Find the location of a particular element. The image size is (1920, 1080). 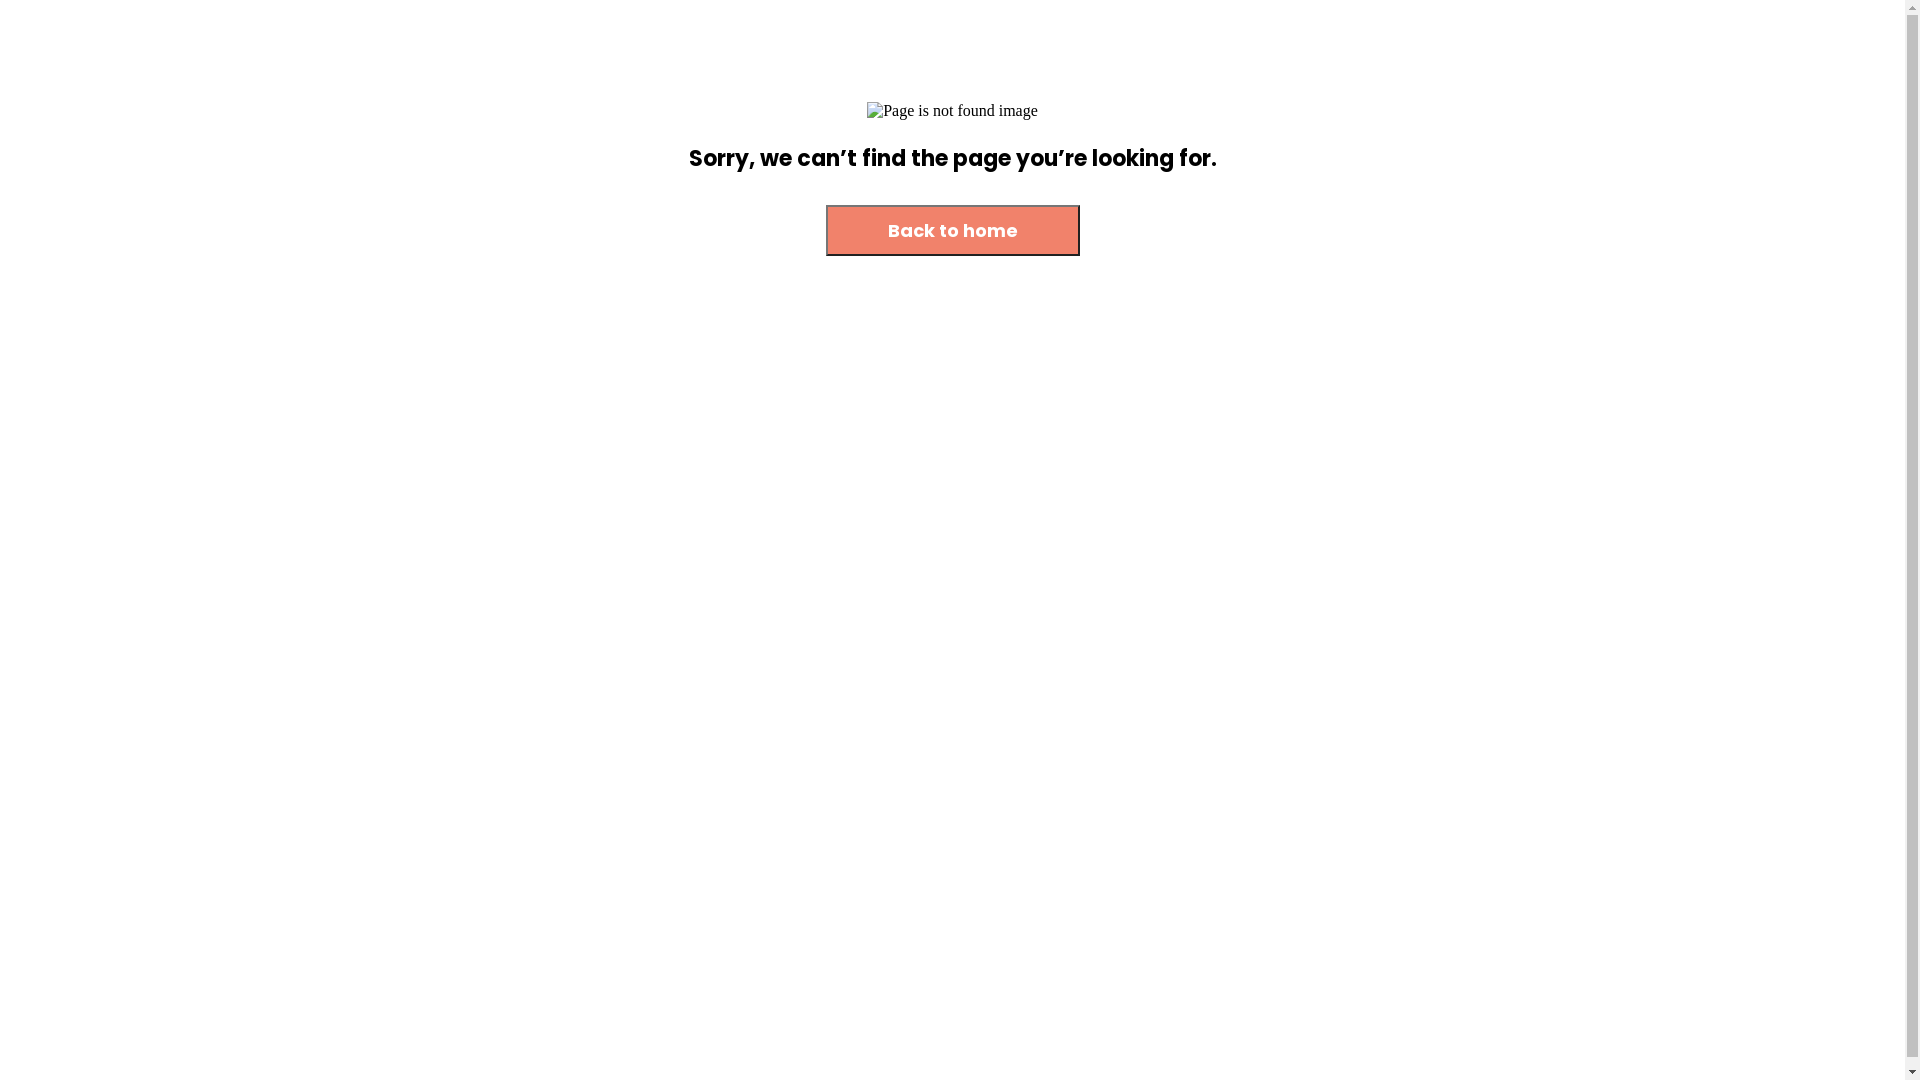

'Back to home' is located at coordinates (952, 229).